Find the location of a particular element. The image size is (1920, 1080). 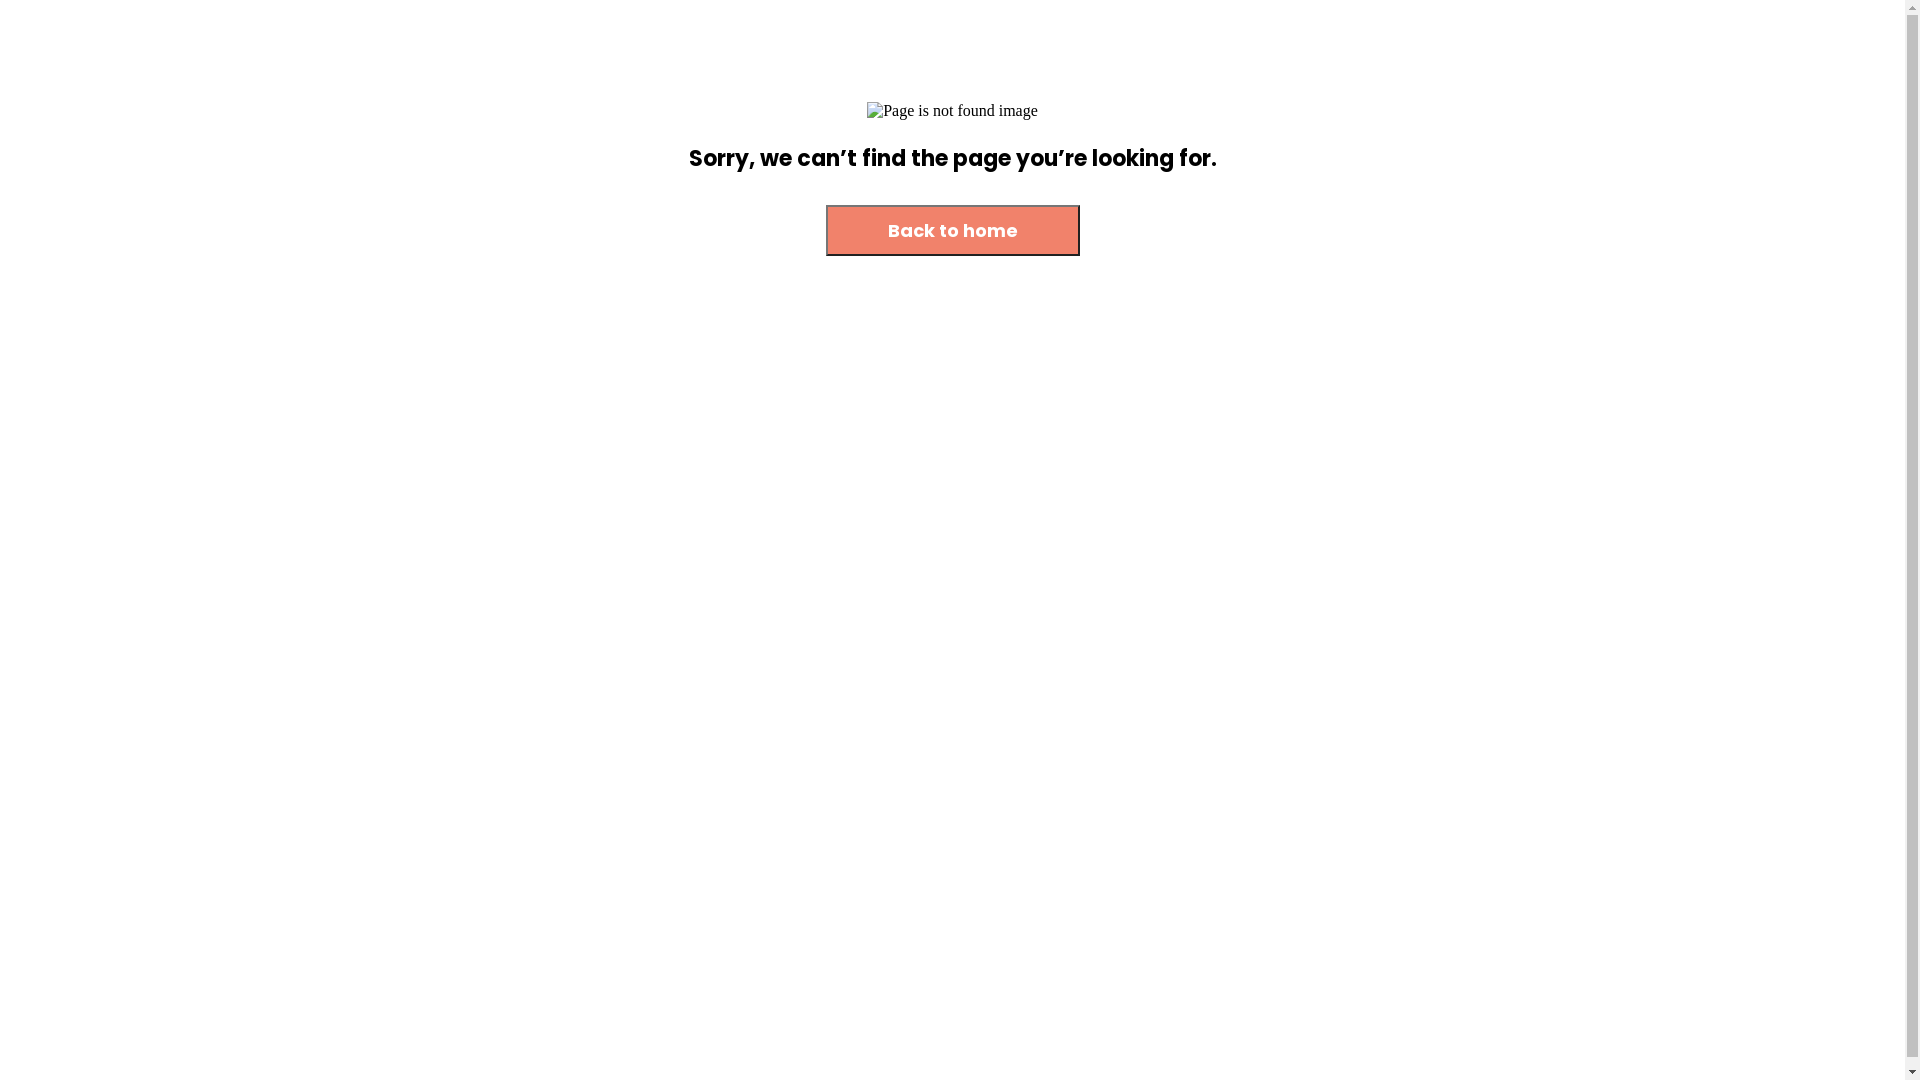

'Back to home' is located at coordinates (952, 229).